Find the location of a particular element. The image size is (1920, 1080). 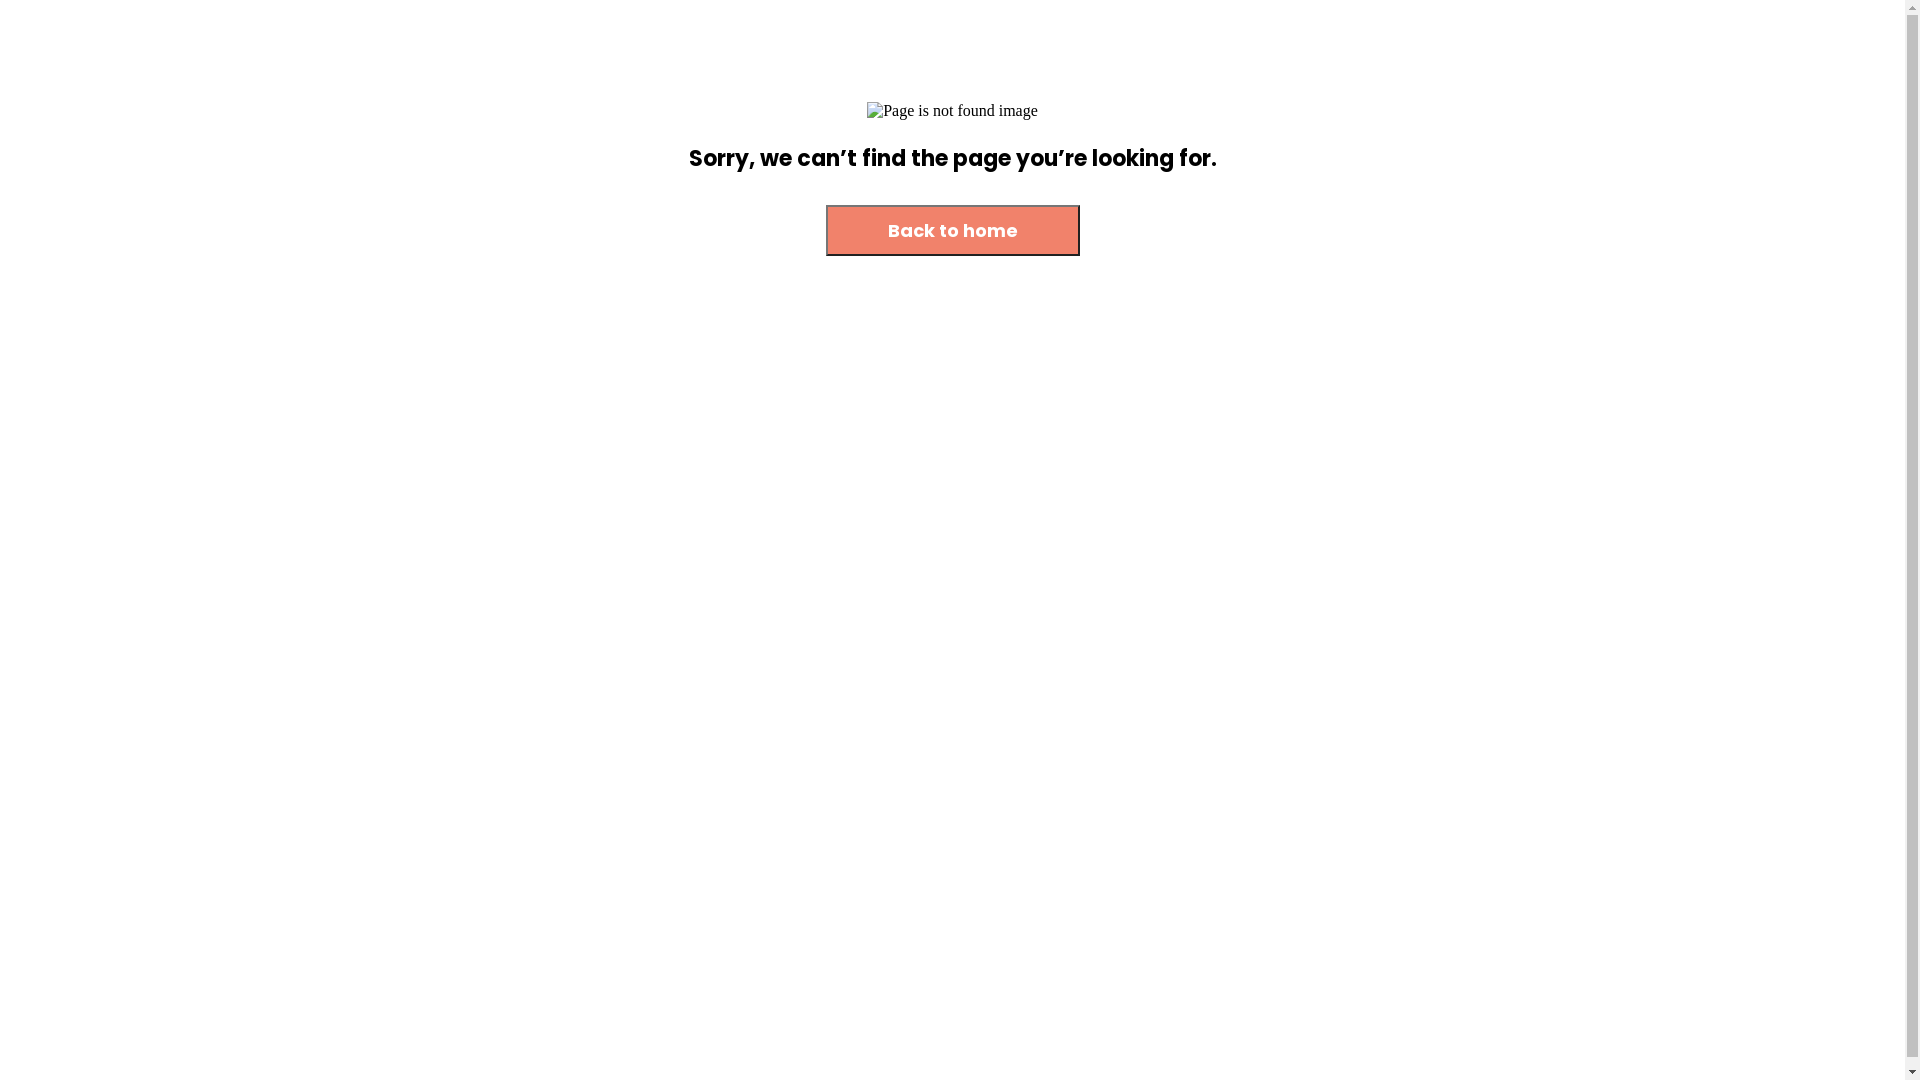

'Back to home' is located at coordinates (952, 229).